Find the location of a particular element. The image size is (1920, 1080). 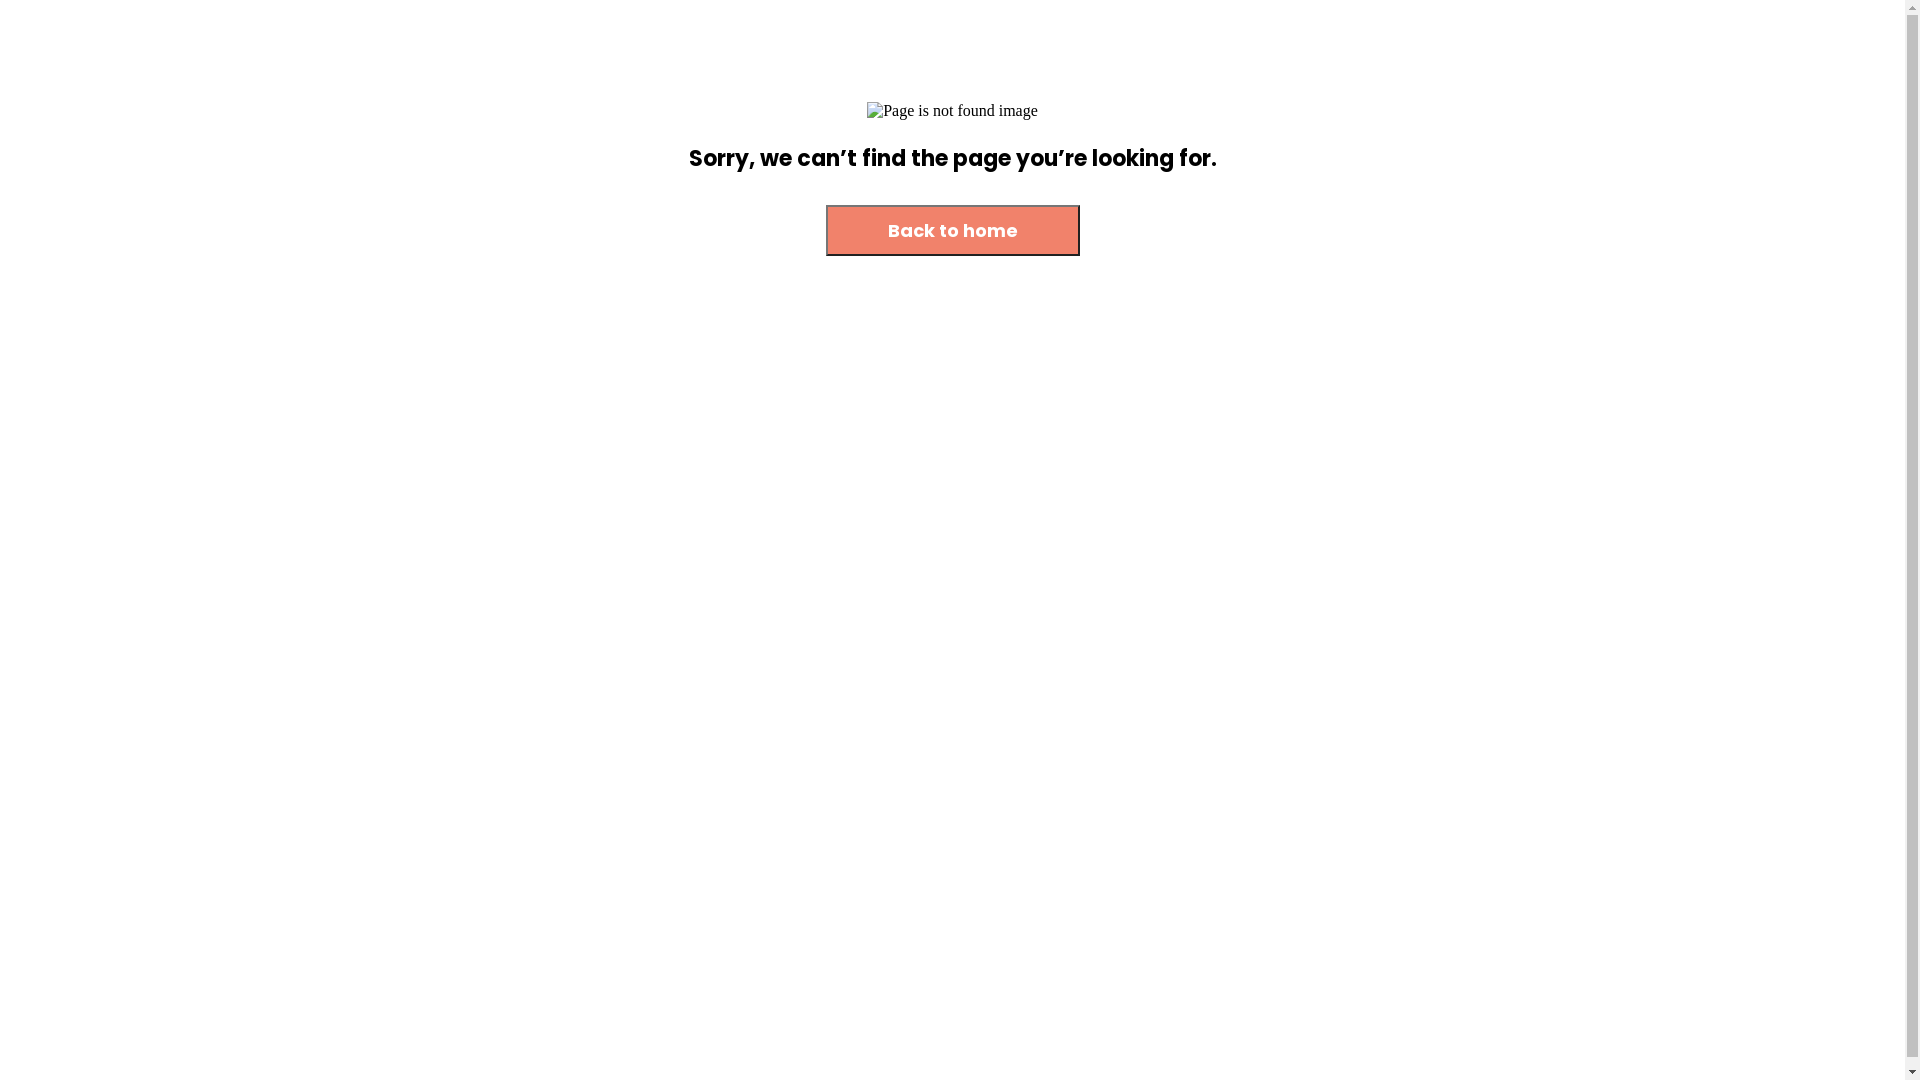

'Back to home' is located at coordinates (952, 229).